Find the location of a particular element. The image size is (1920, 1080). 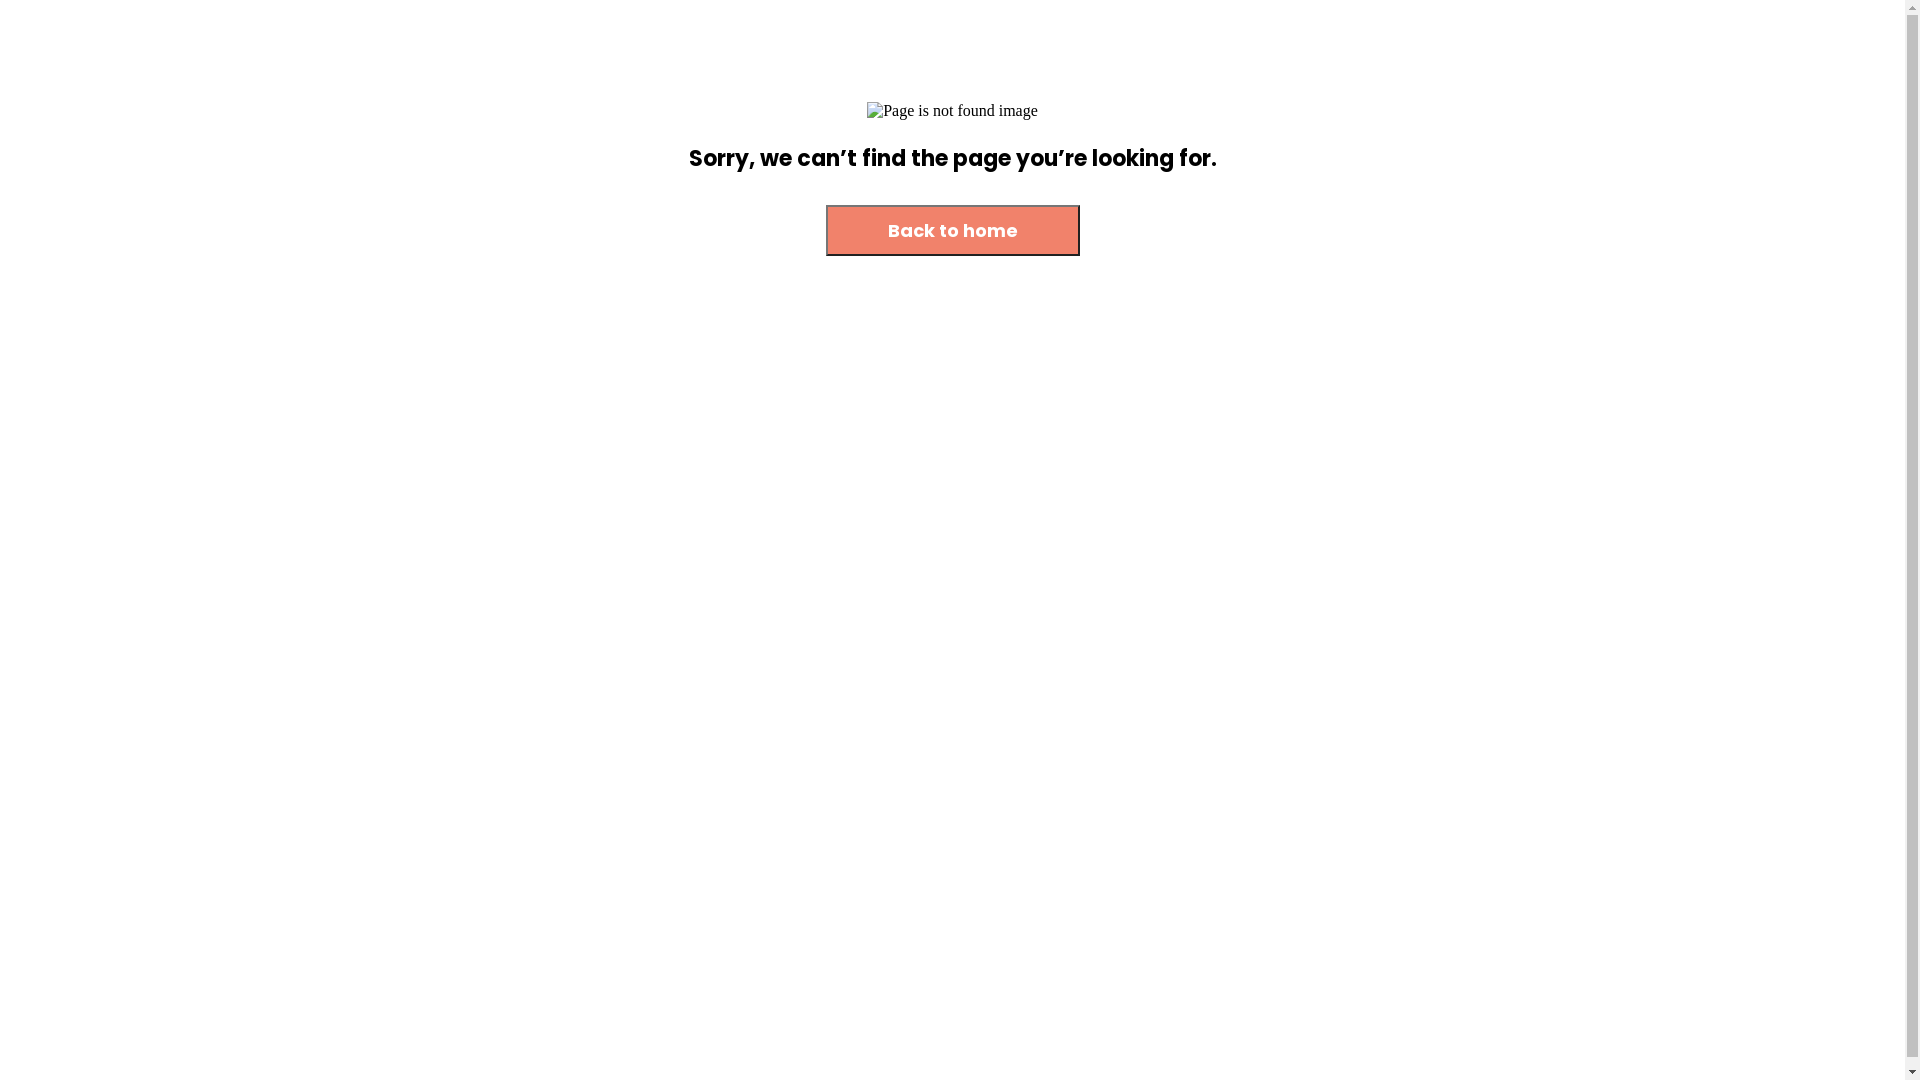

'Back to home' is located at coordinates (952, 229).